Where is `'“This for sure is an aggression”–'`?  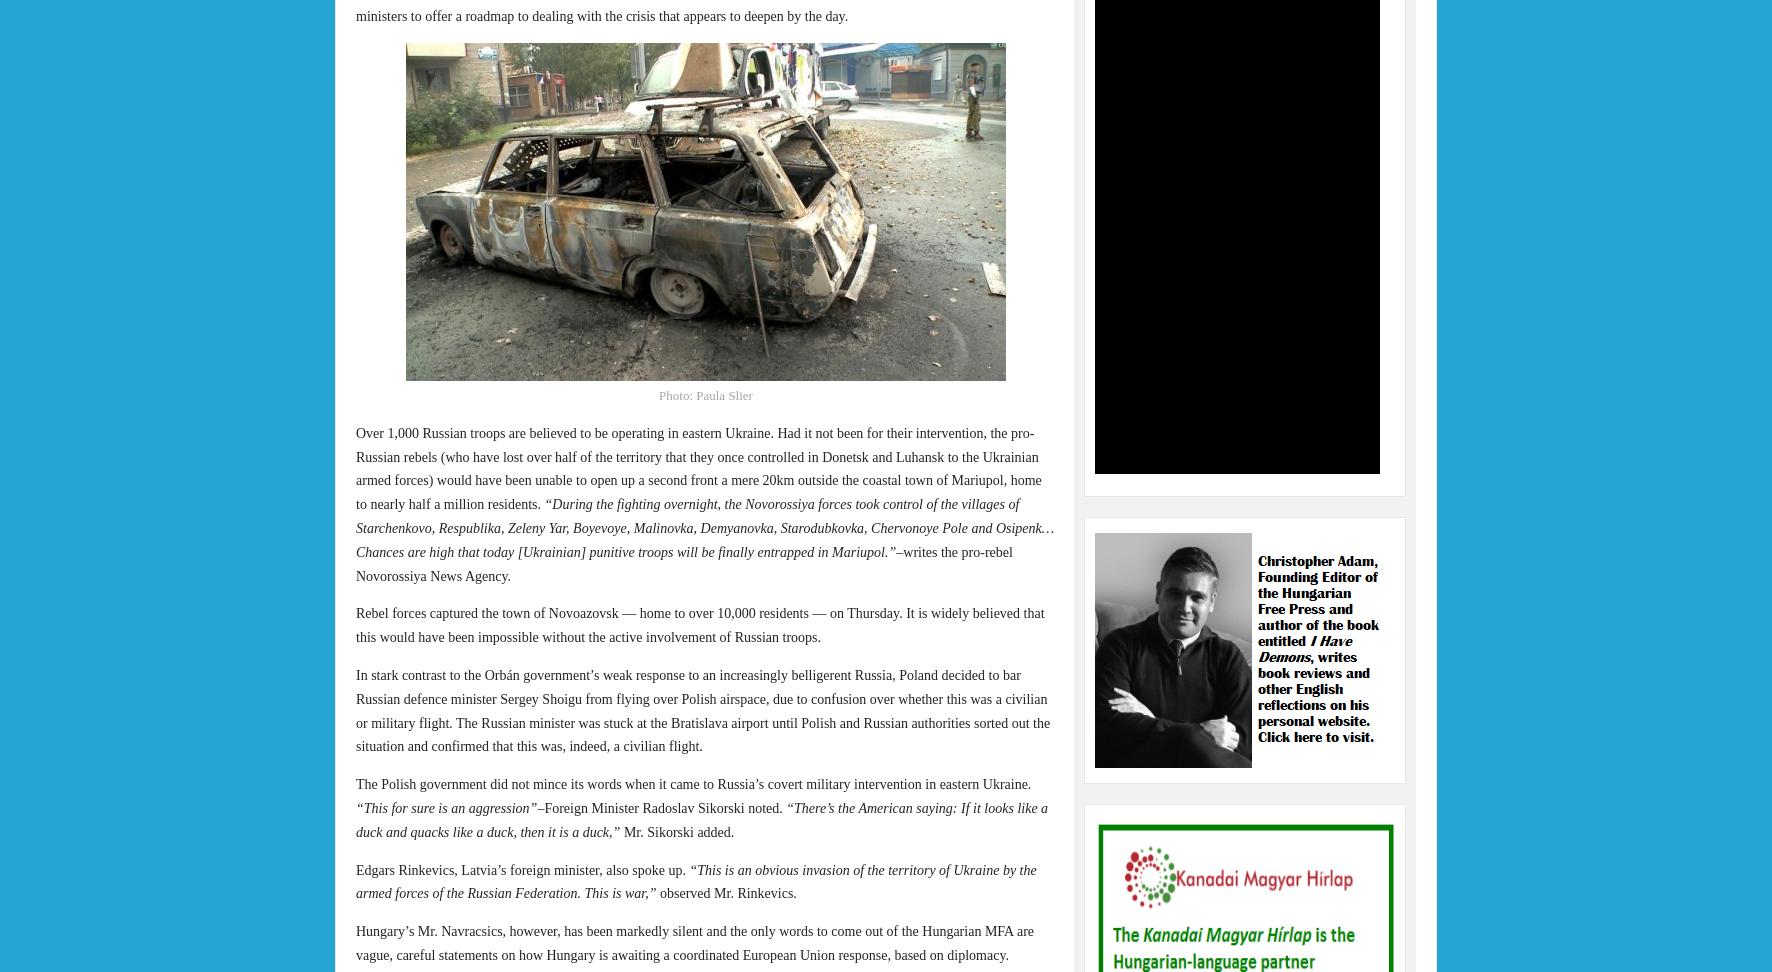 '“This for sure is an aggression”–' is located at coordinates (449, 807).